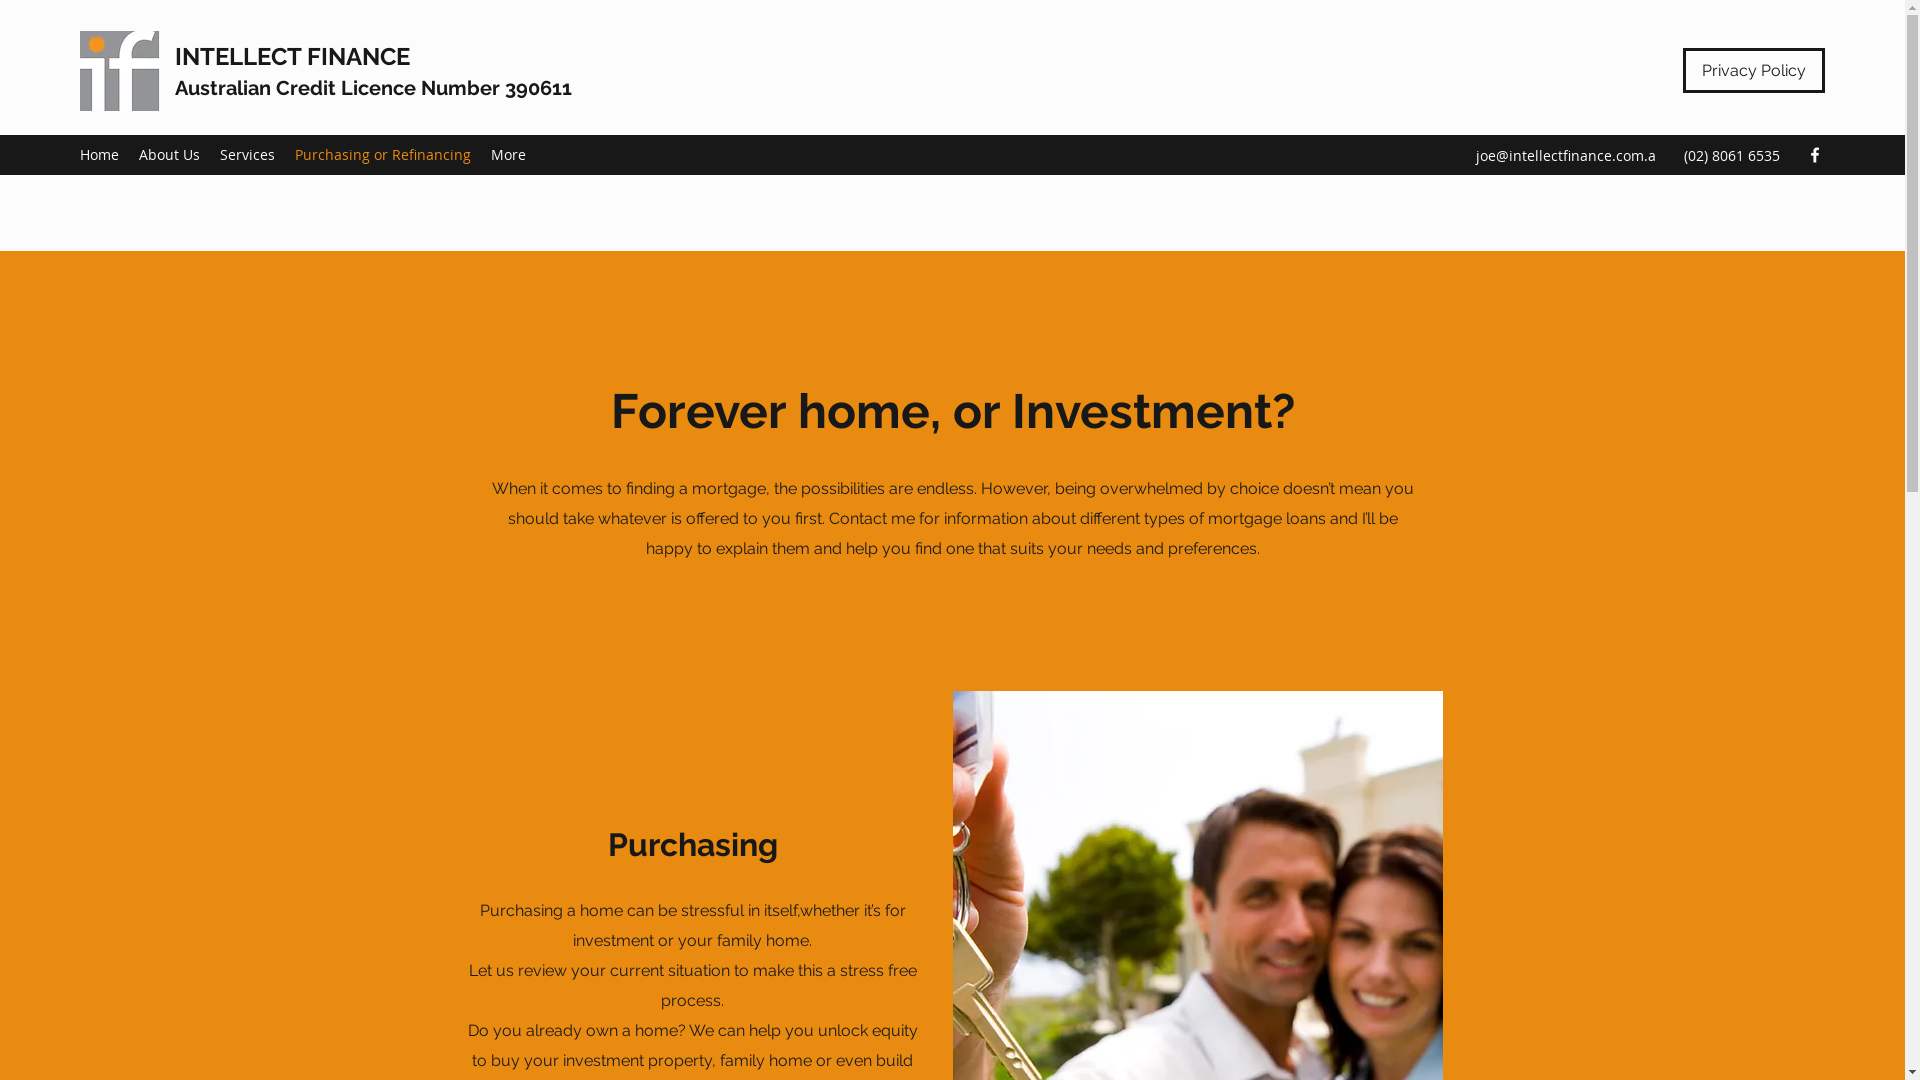 This screenshot has height=1080, width=1920. Describe the element at coordinates (70, 153) in the screenshot. I see `'Home'` at that location.